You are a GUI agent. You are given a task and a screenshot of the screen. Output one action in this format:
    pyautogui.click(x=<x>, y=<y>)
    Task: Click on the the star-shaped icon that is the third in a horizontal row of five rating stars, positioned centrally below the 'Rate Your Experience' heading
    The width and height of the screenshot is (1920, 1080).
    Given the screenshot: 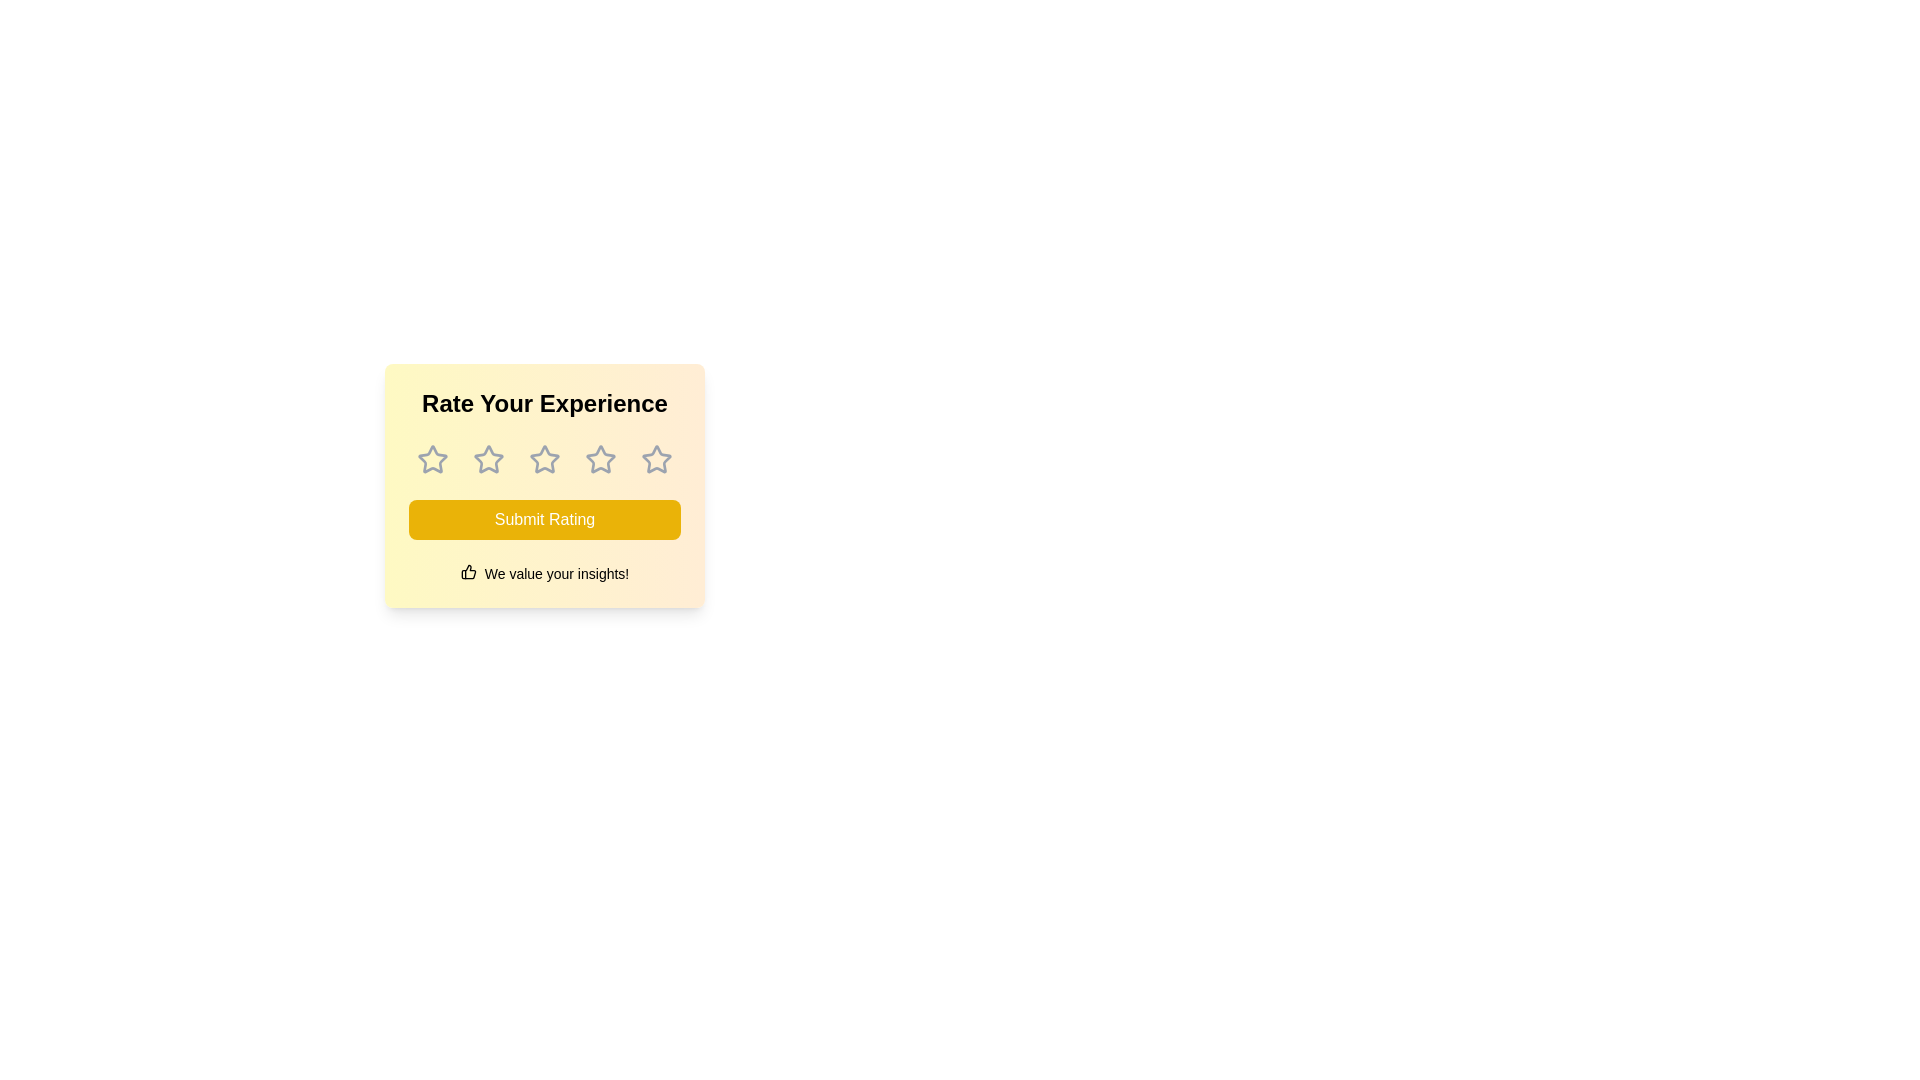 What is the action you would take?
    pyautogui.click(x=545, y=459)
    